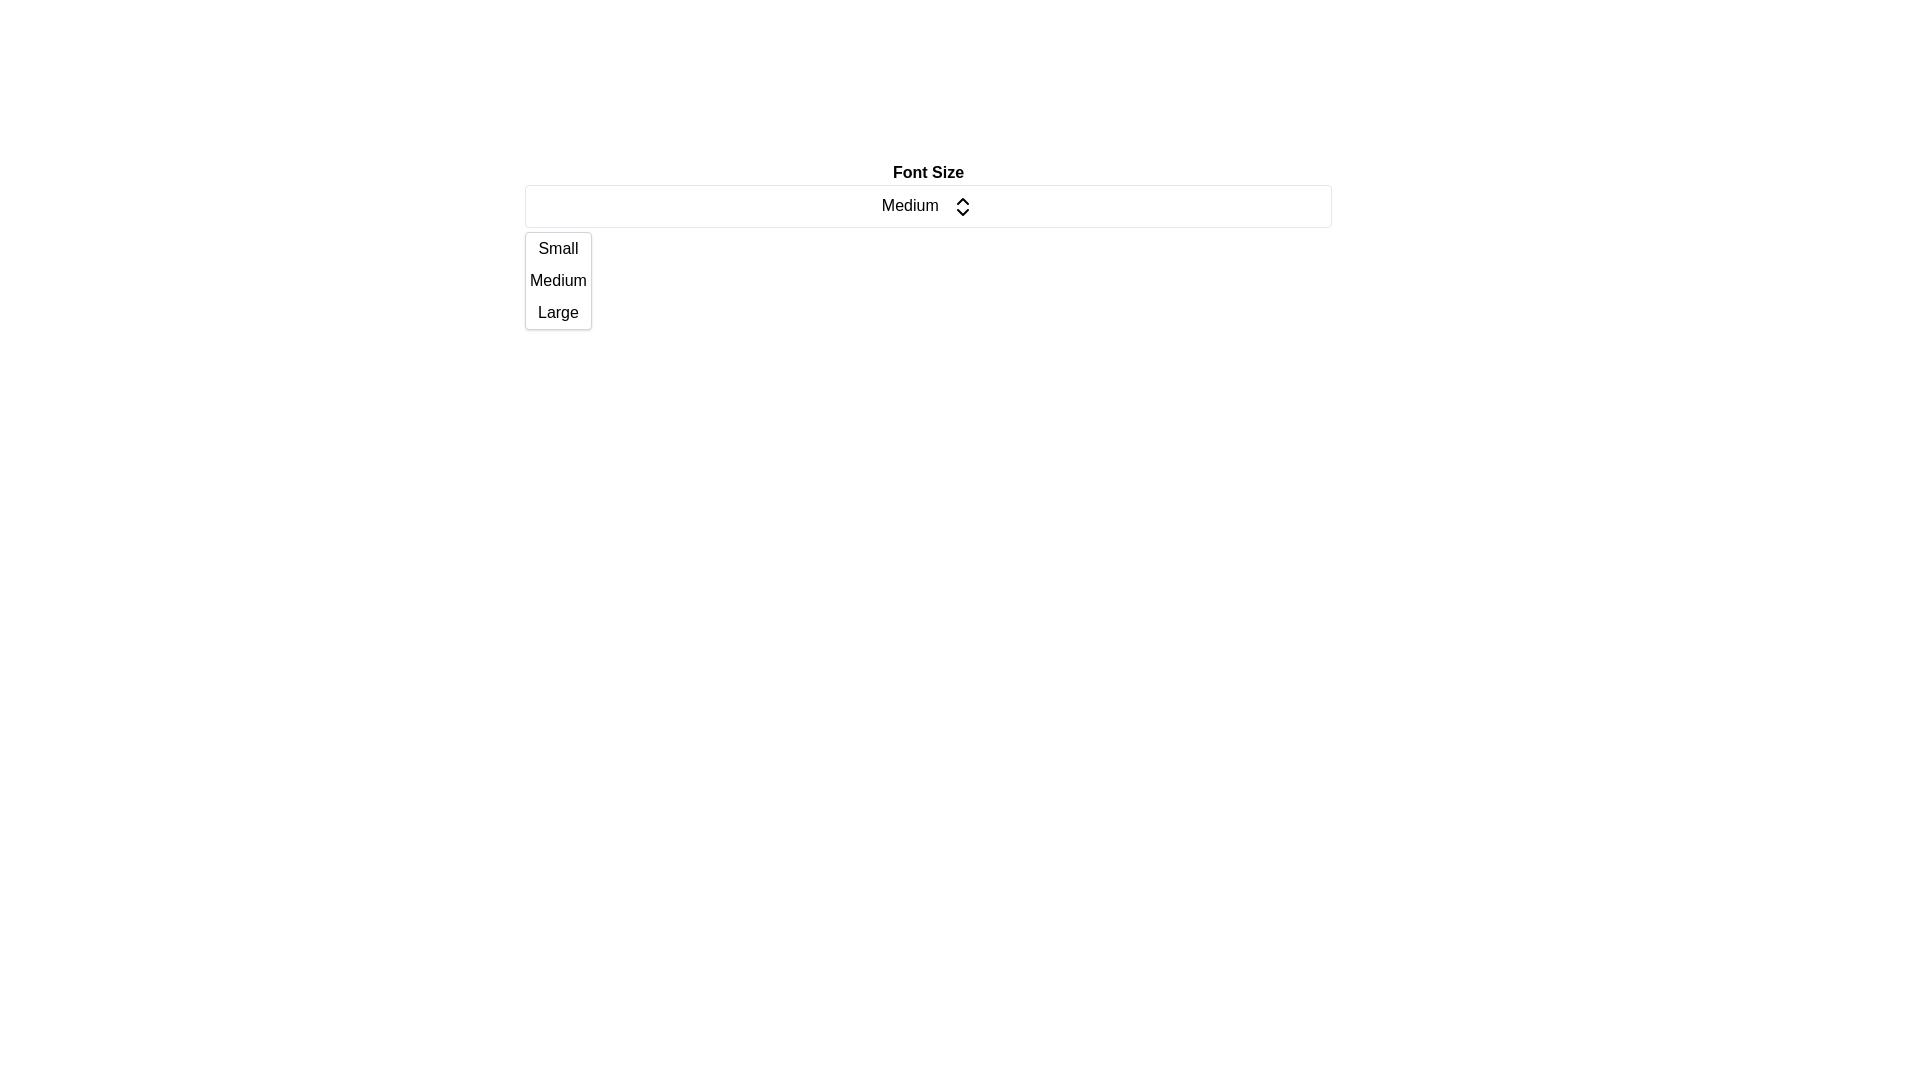 The width and height of the screenshot is (1920, 1080). I want to click on the 'Large' font size option in the dropdown menu, so click(558, 312).